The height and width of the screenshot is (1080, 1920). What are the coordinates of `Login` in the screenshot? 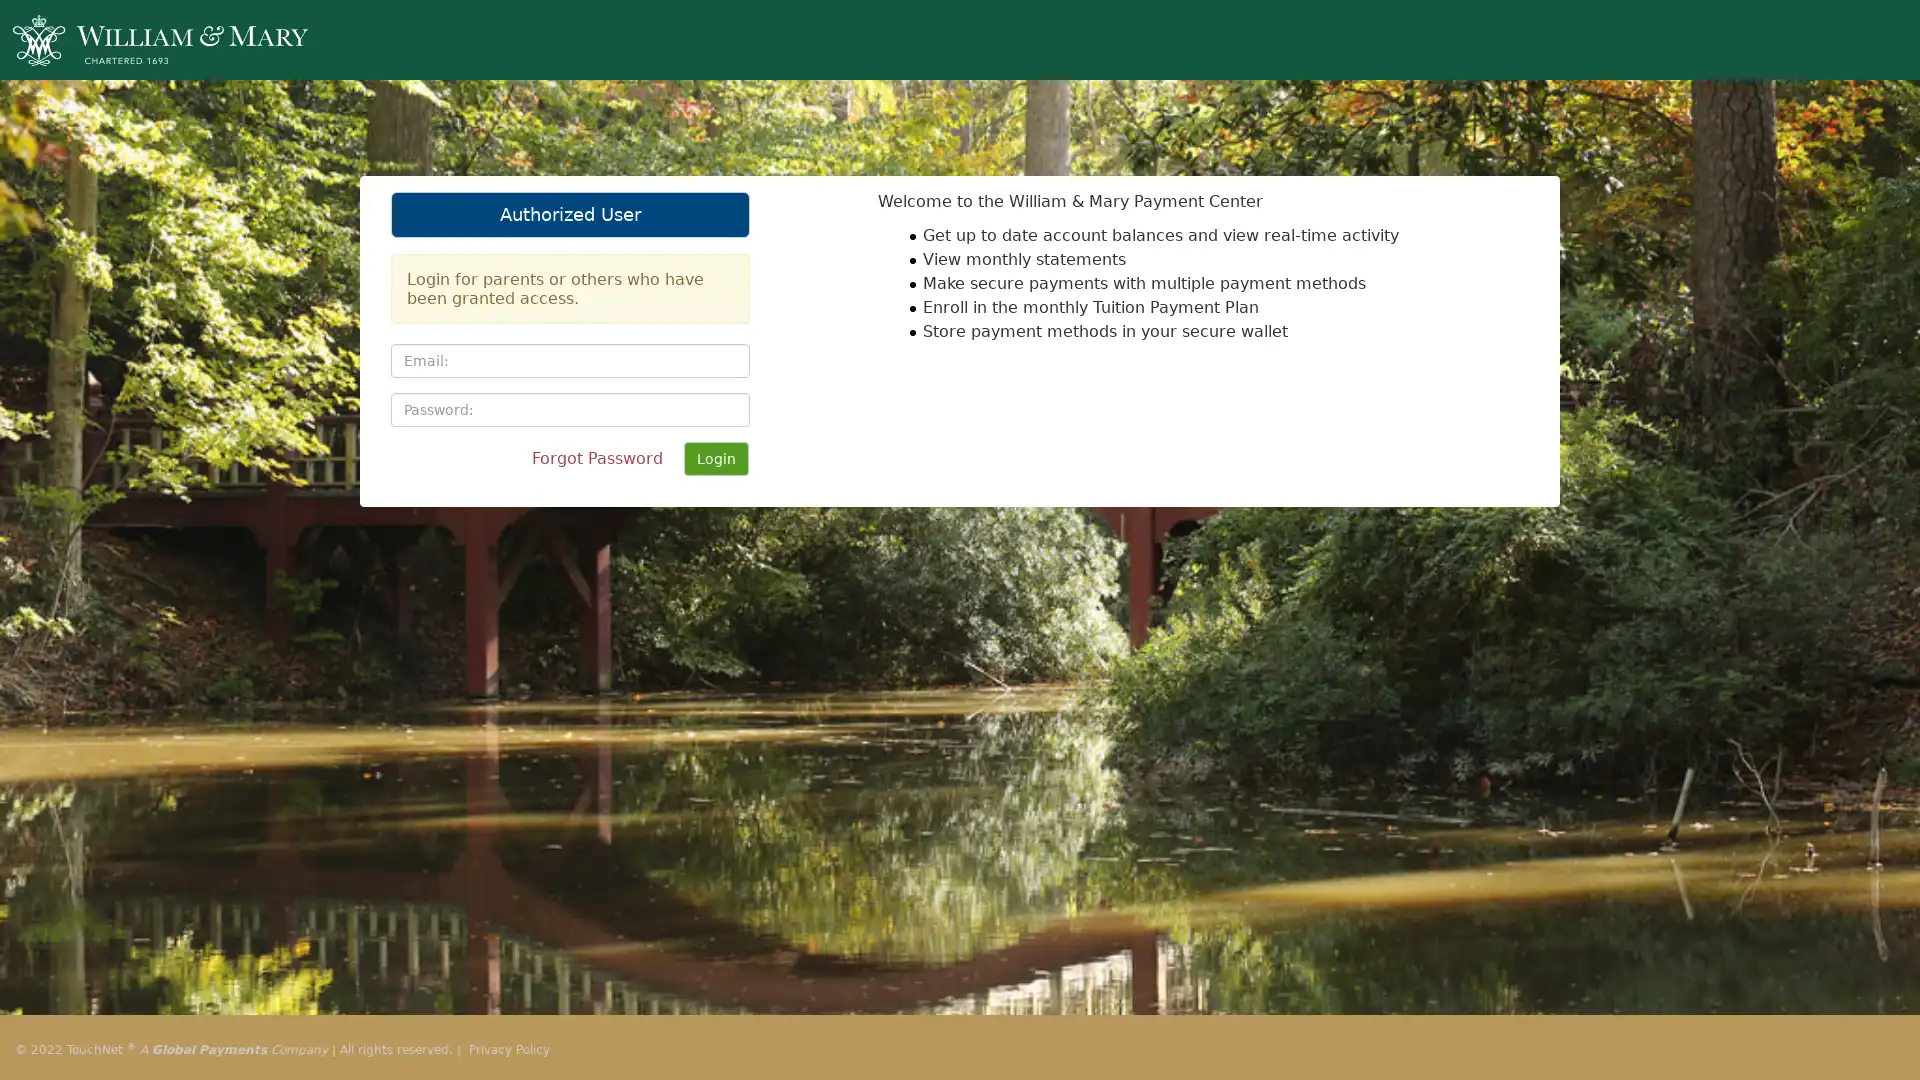 It's located at (716, 459).